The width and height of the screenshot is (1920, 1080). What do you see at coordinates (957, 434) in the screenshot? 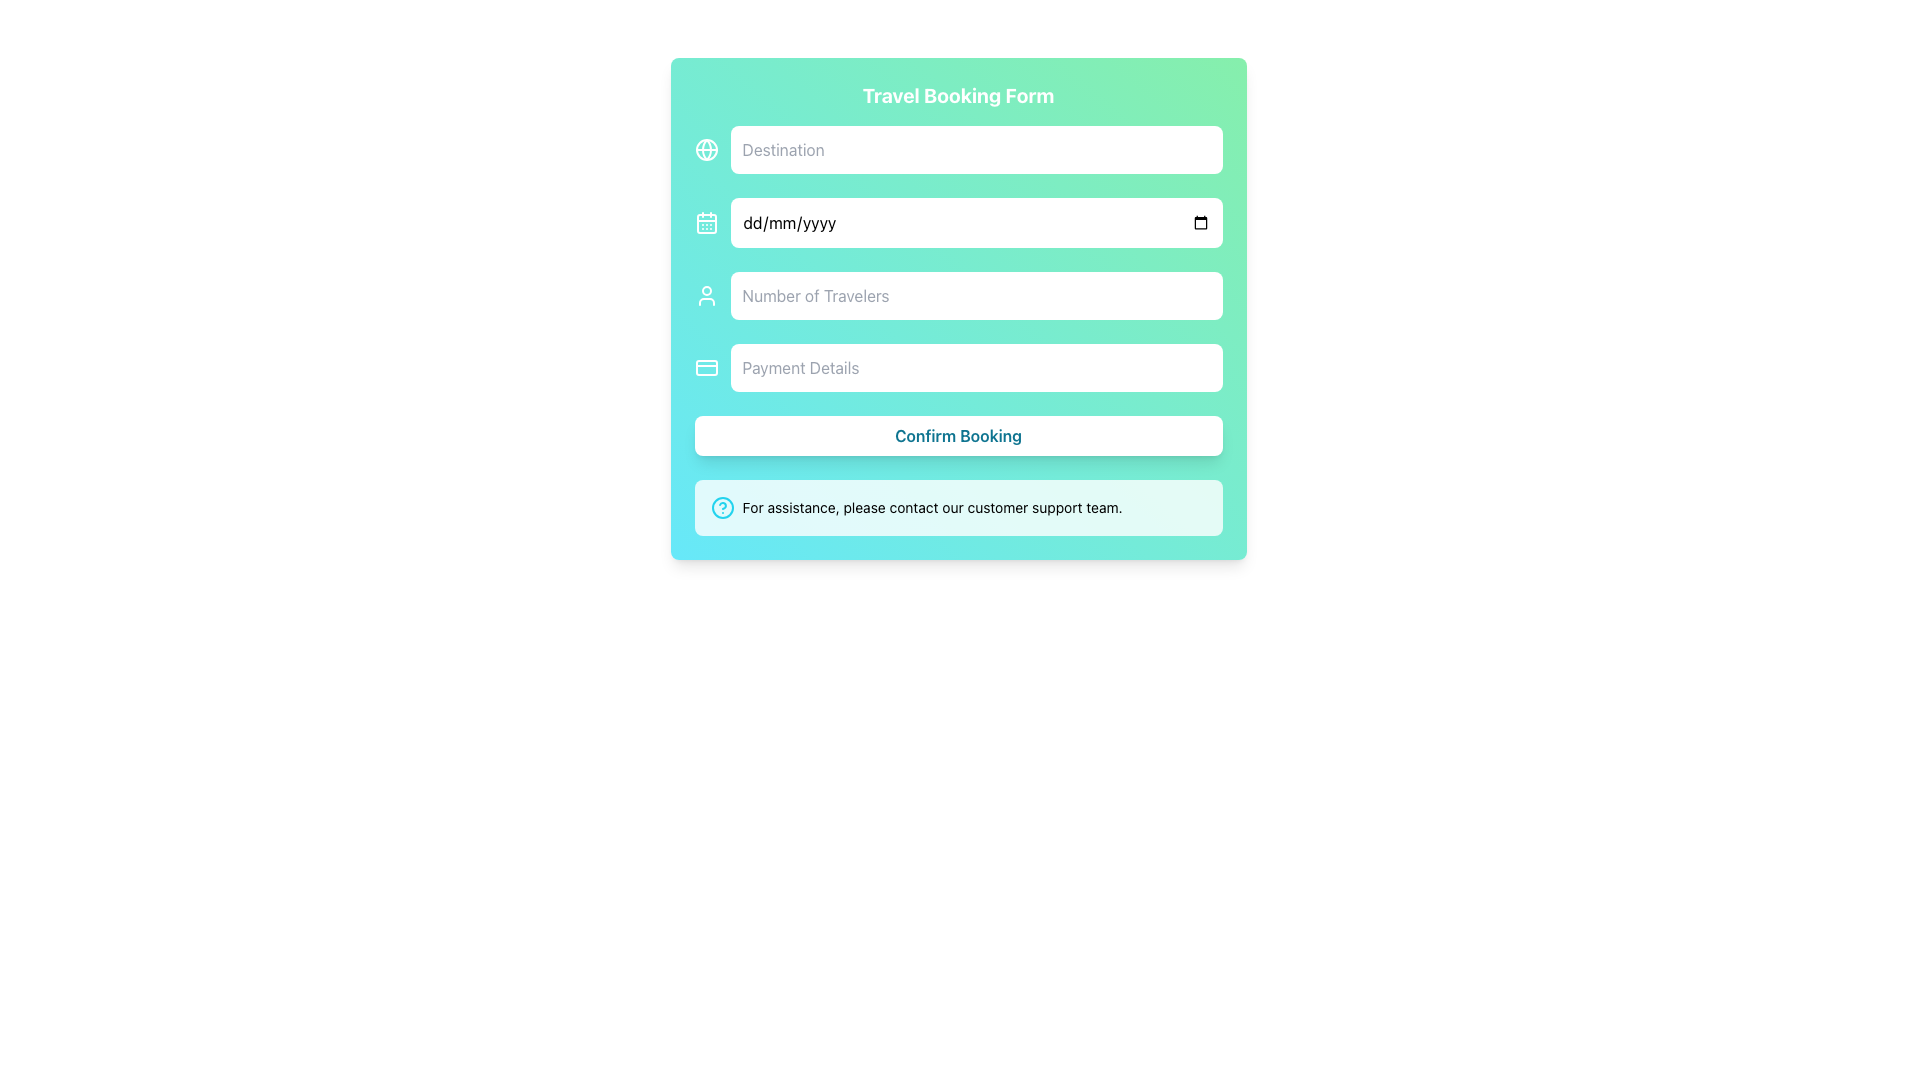
I see `the 'Submit' button located at the bottom of the 'Travel Booking Form' to confirm the booking` at bounding box center [957, 434].